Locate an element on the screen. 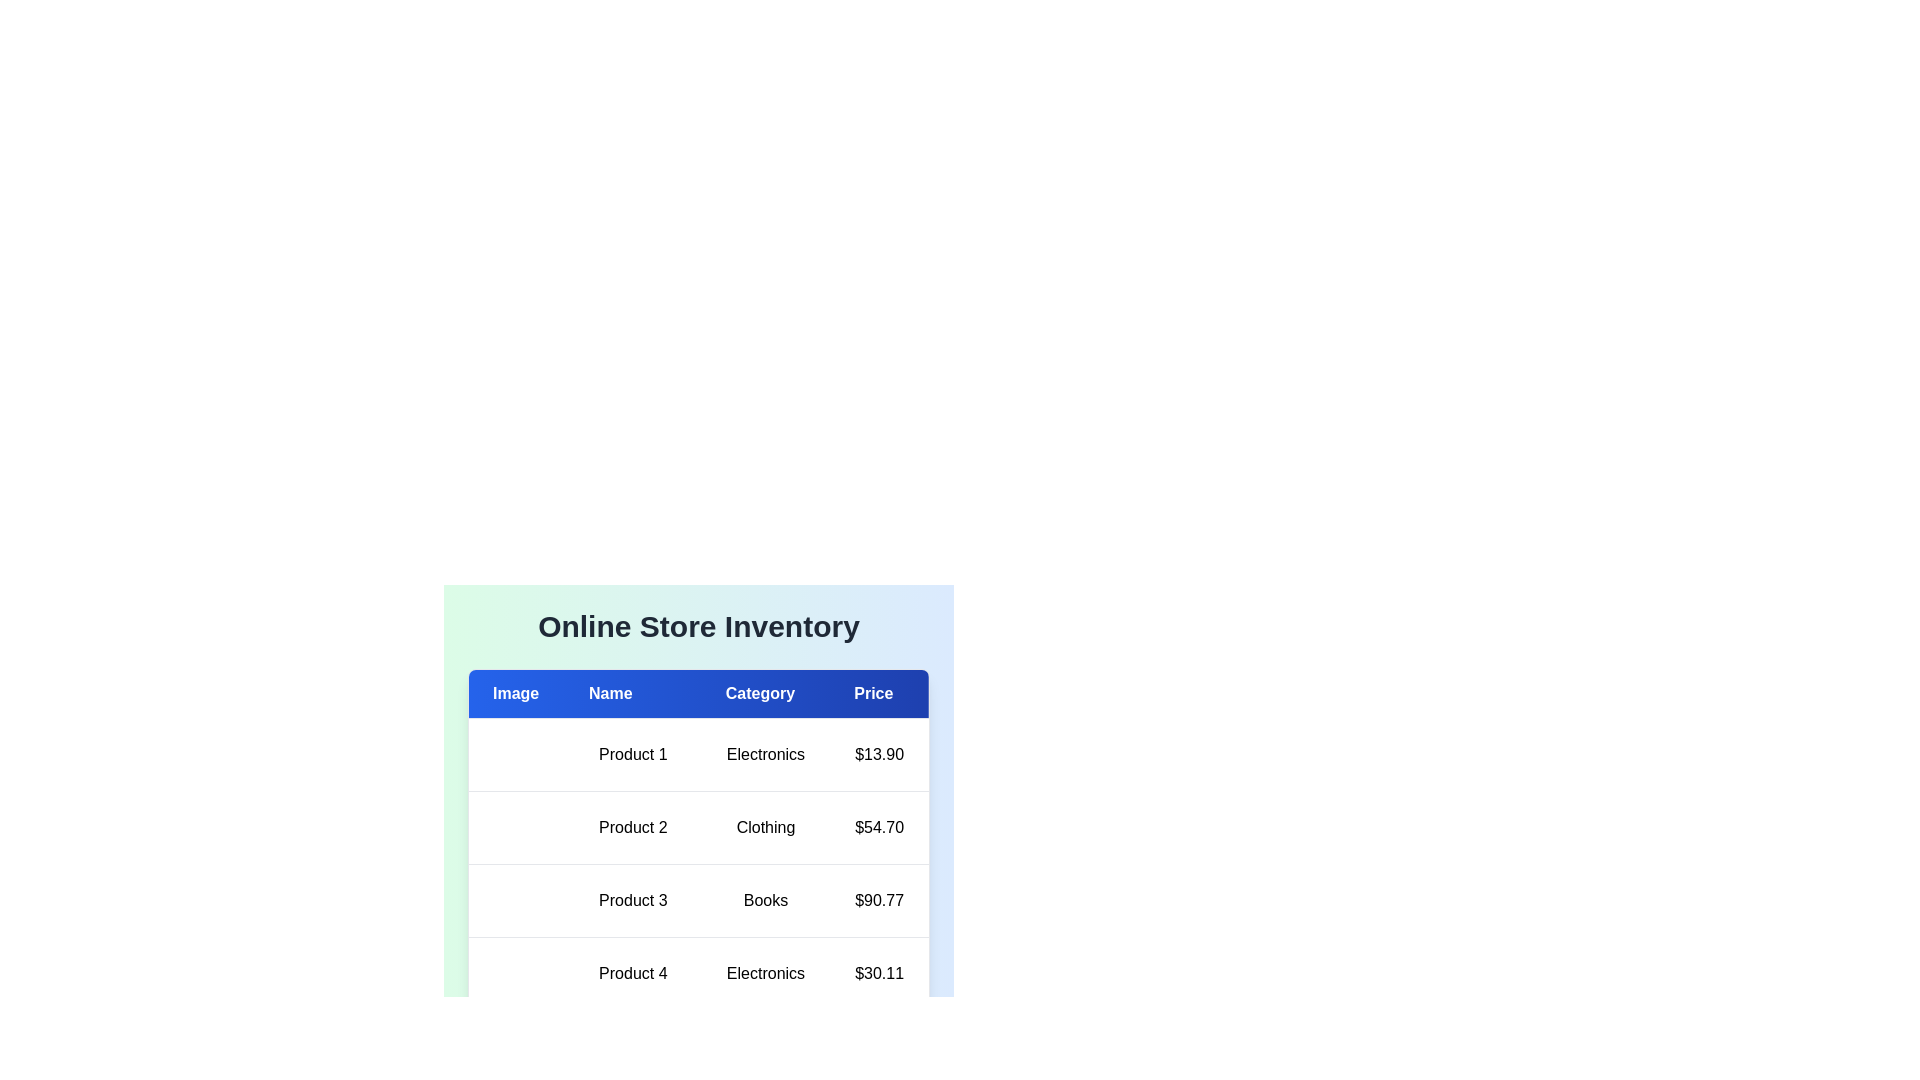  the column header to sort the table by Category is located at coordinates (765, 693).